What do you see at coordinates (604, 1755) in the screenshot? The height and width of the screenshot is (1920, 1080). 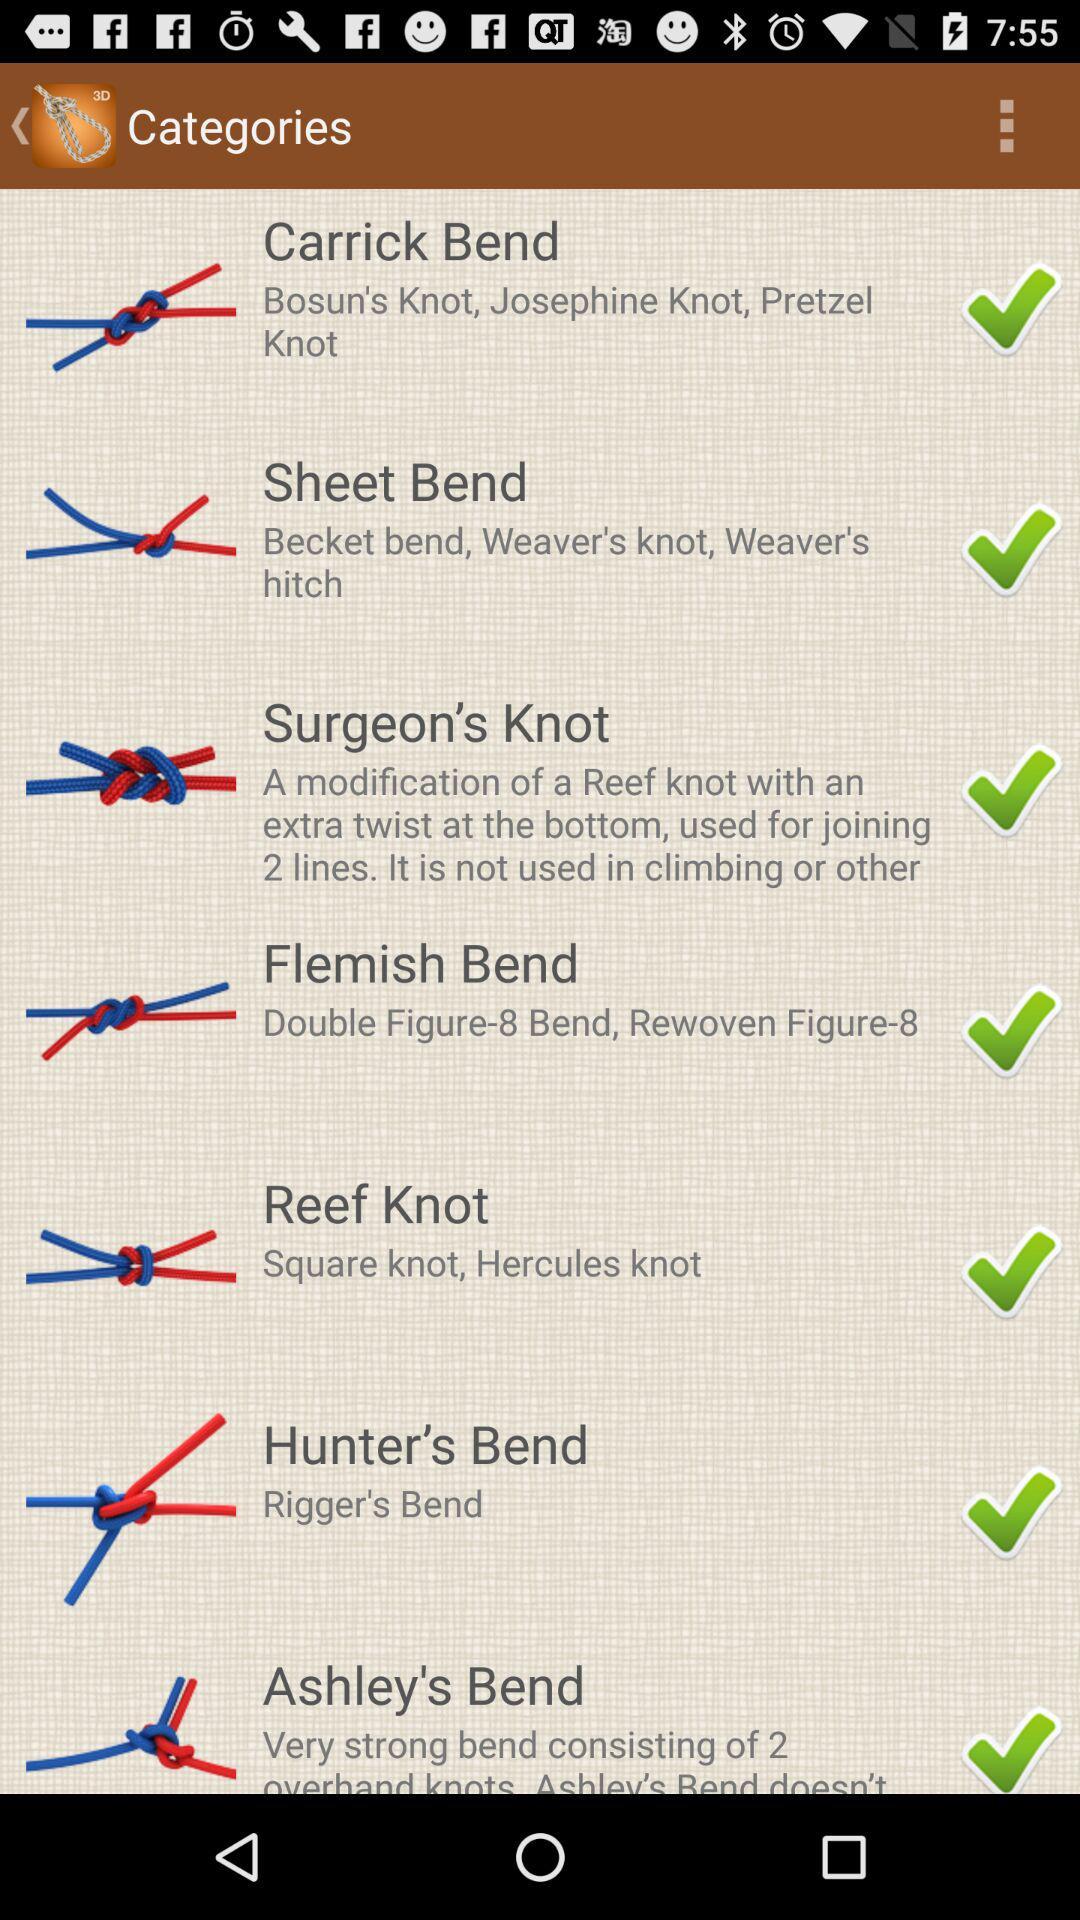 I see `the app below ashley's bend icon` at bounding box center [604, 1755].